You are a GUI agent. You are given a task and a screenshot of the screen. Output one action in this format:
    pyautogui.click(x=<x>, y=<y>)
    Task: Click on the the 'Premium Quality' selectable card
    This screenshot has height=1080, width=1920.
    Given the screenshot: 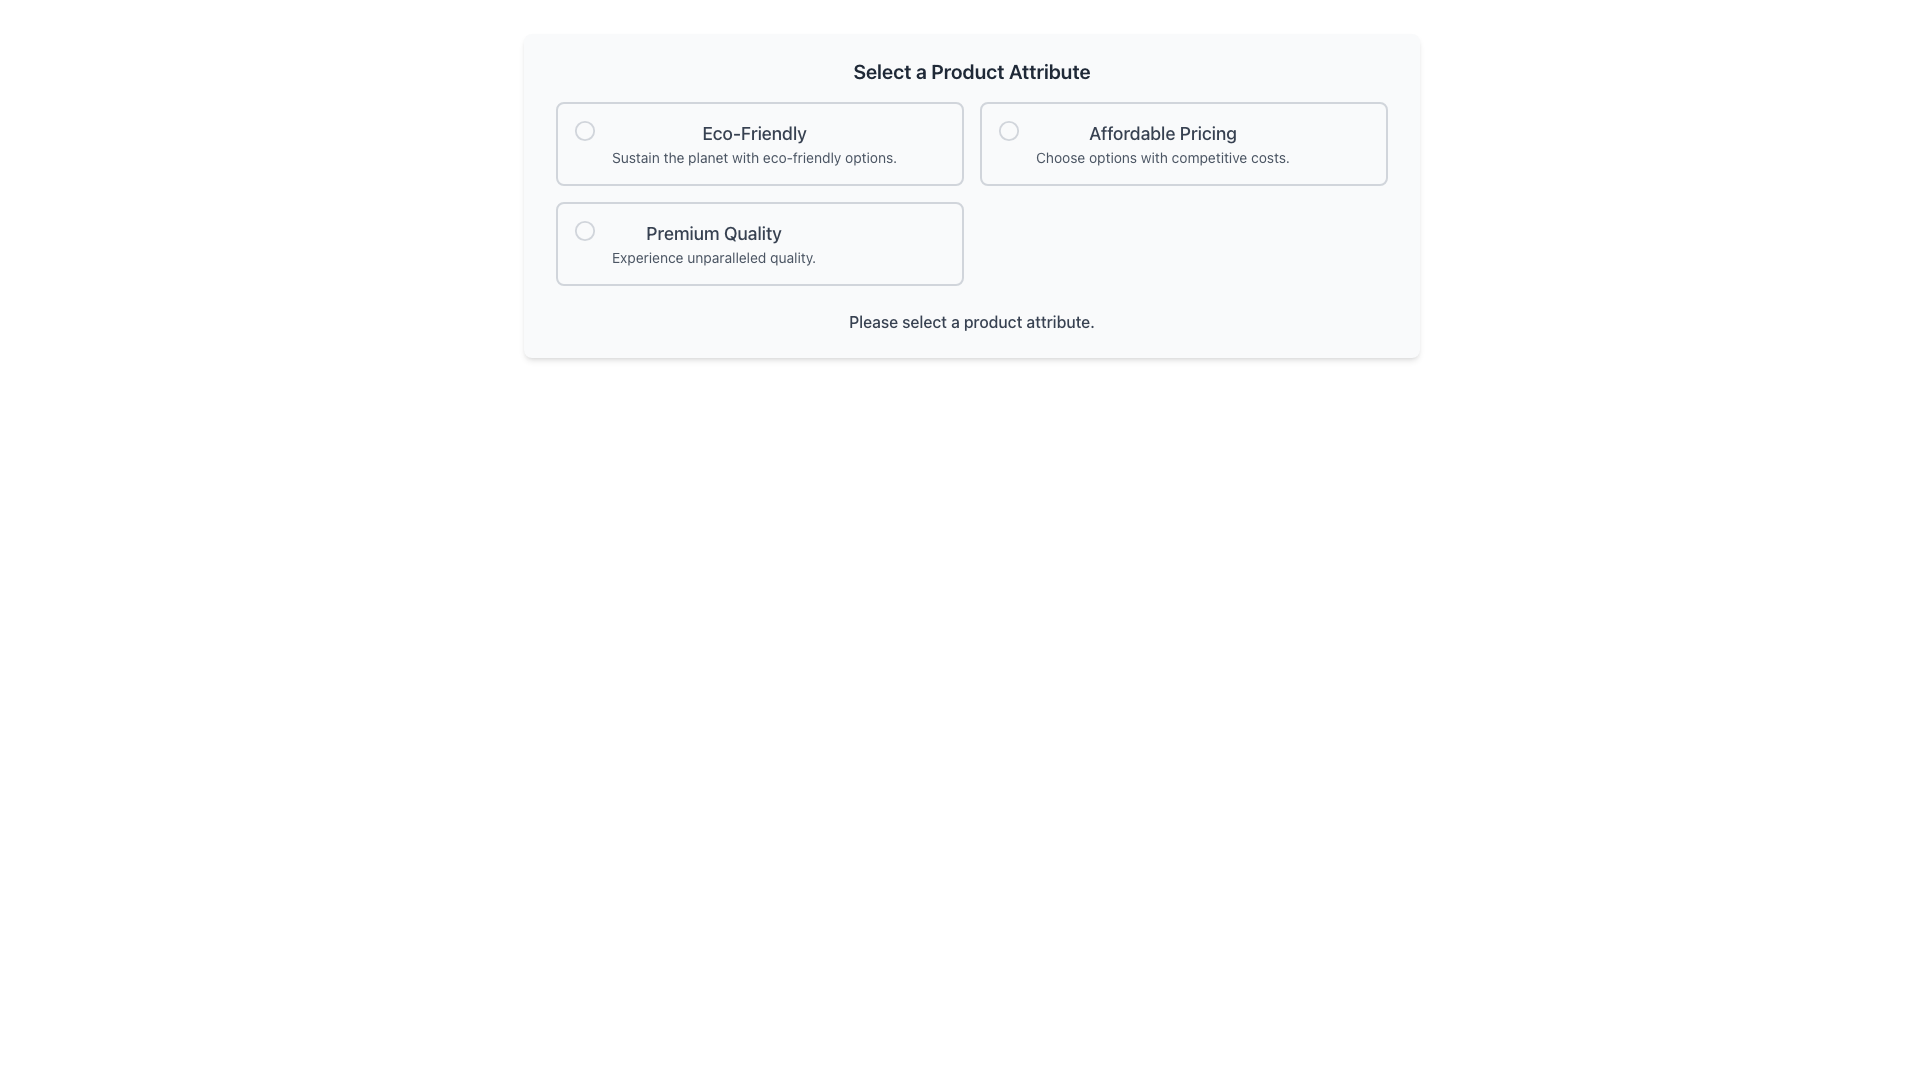 What is the action you would take?
    pyautogui.click(x=758, y=242)
    